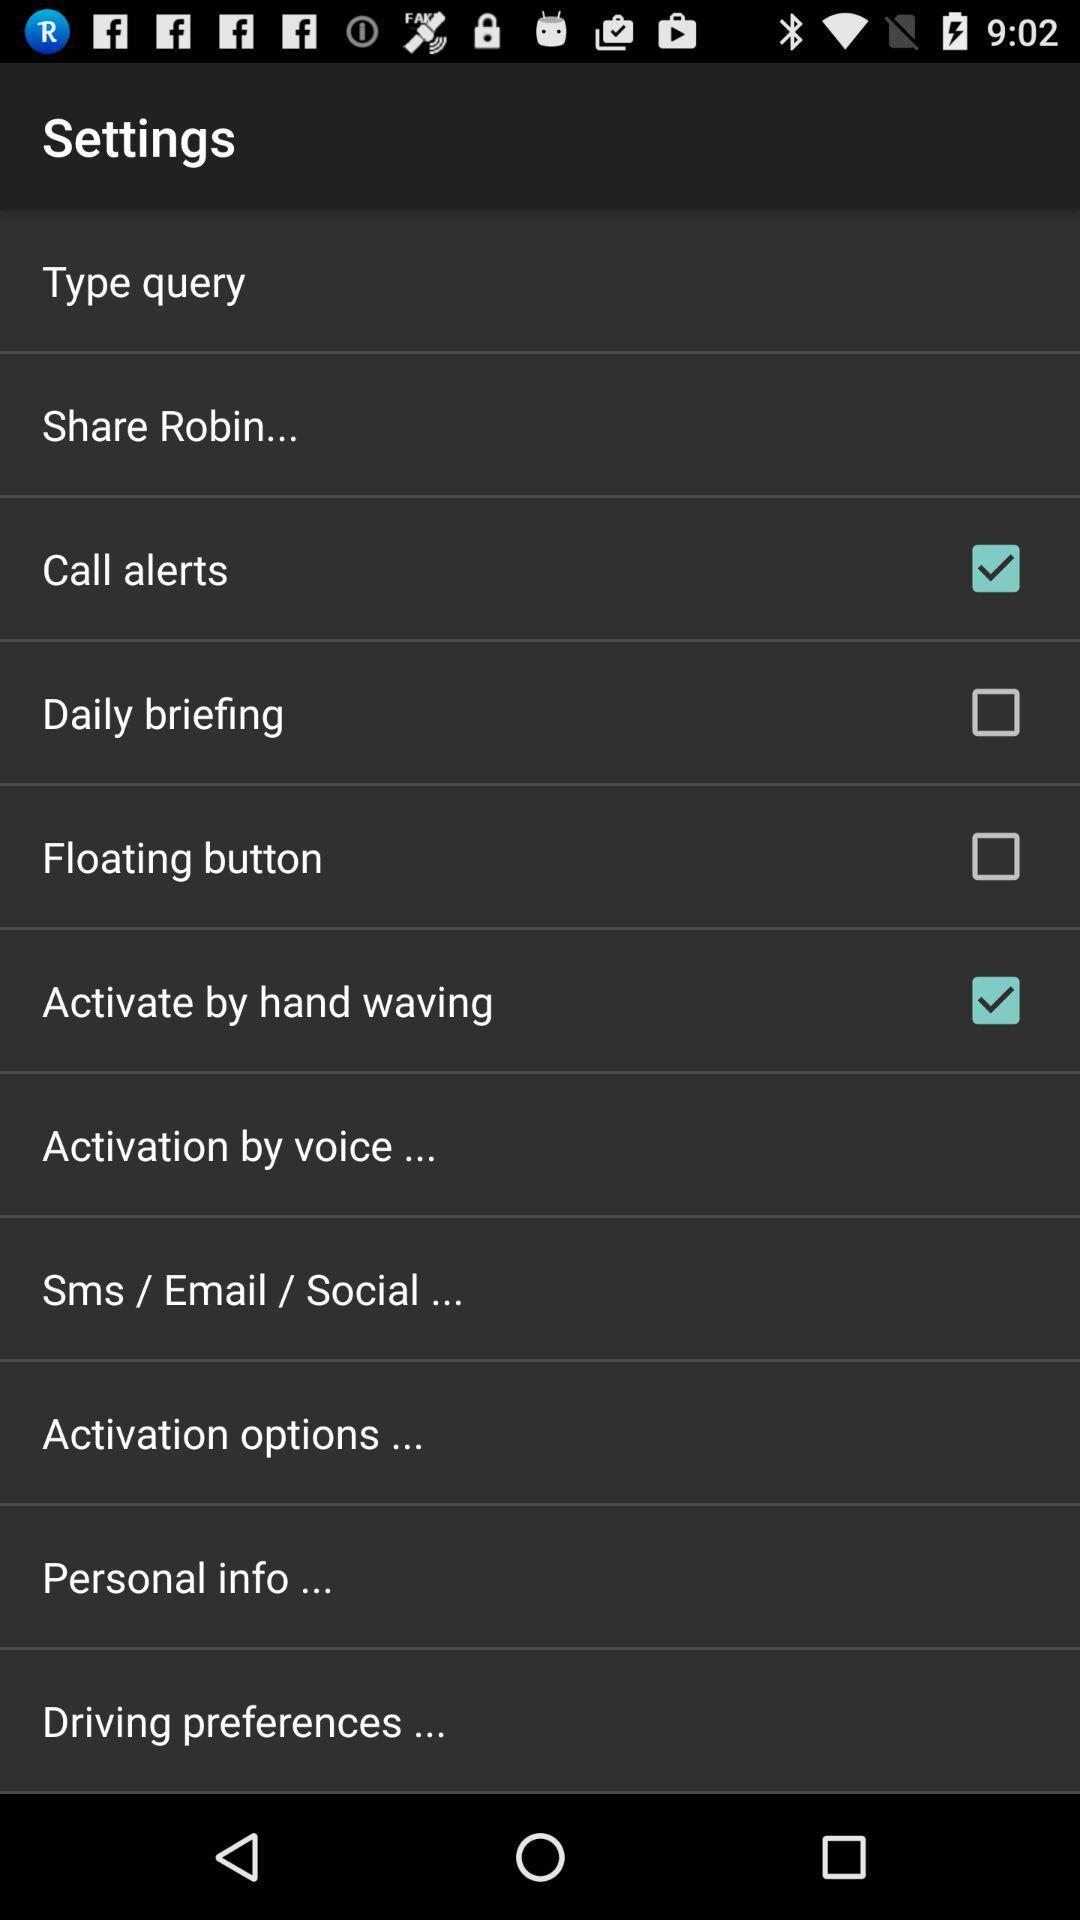 Image resolution: width=1080 pixels, height=1920 pixels. What do you see at coordinates (169, 423) in the screenshot?
I see `the icon below the type query item` at bounding box center [169, 423].